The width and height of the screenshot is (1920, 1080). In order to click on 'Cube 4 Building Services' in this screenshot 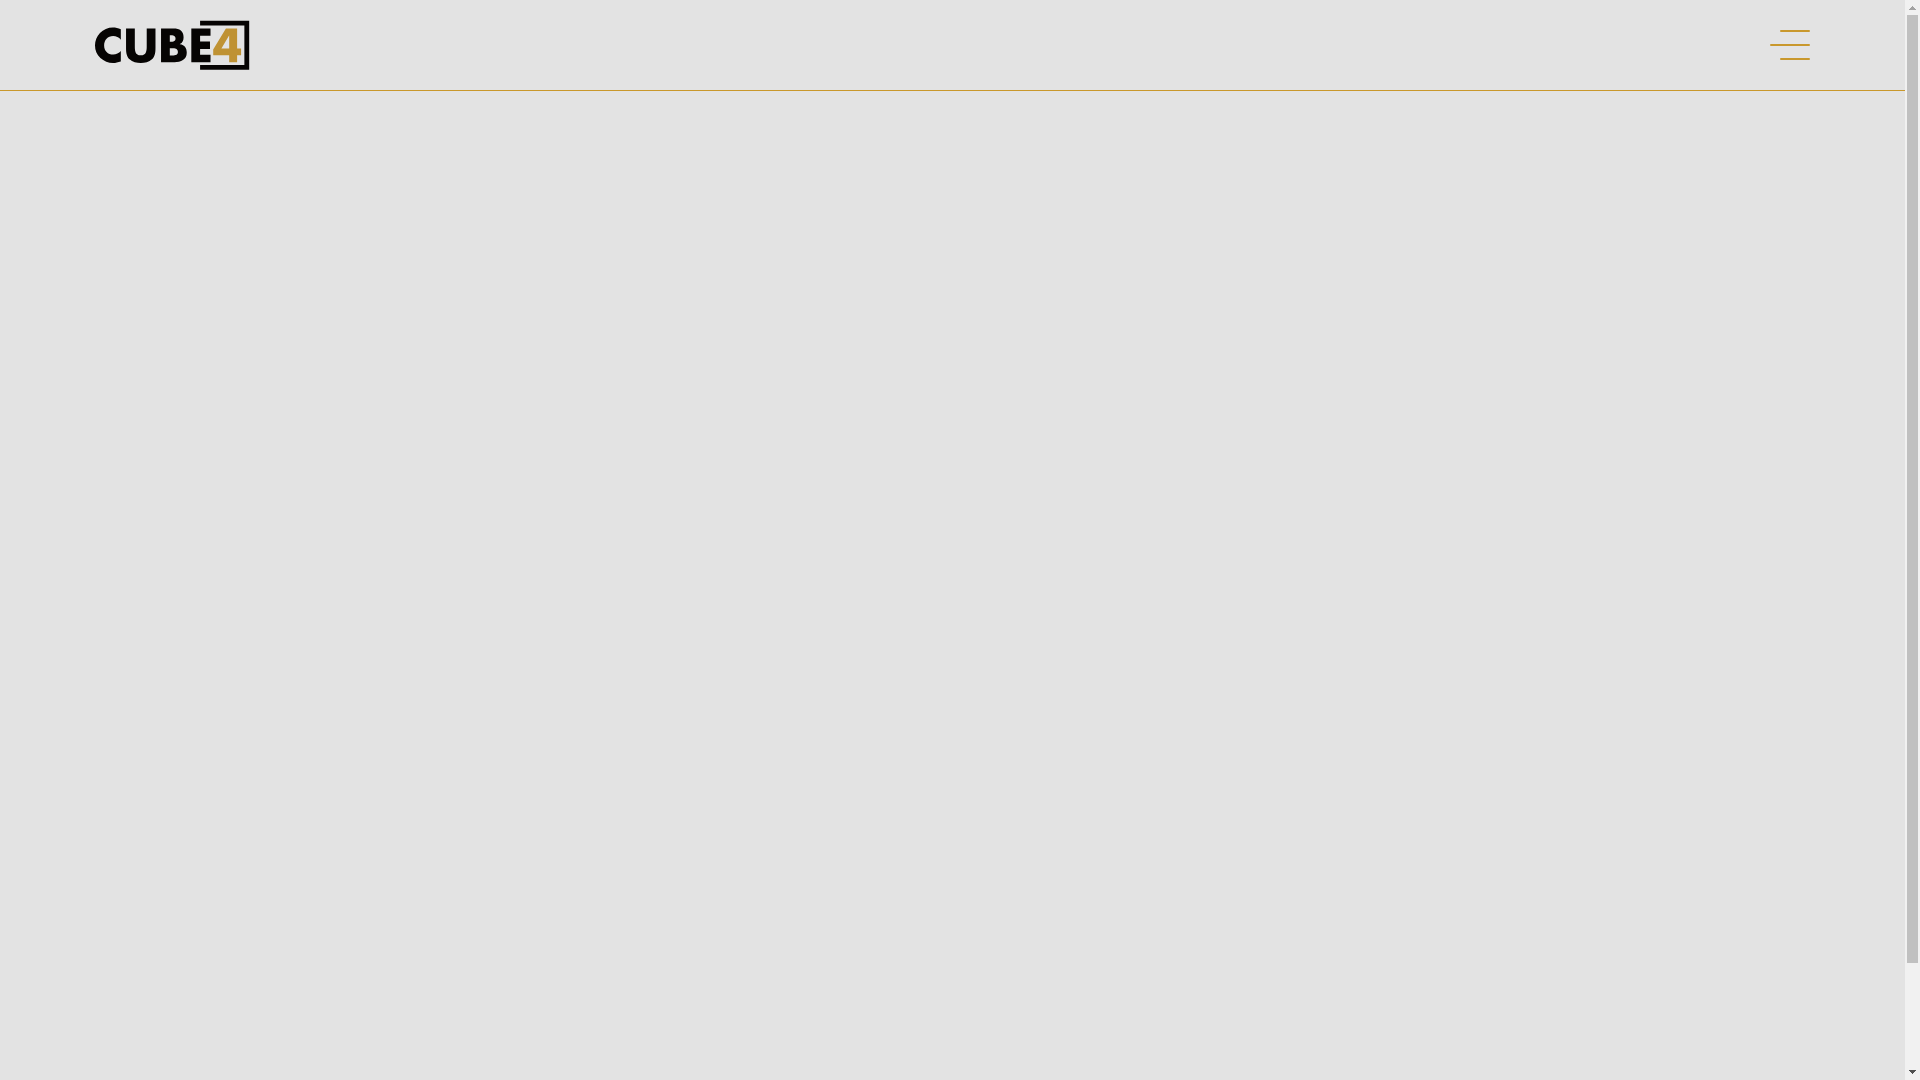, I will do `click(172, 45)`.